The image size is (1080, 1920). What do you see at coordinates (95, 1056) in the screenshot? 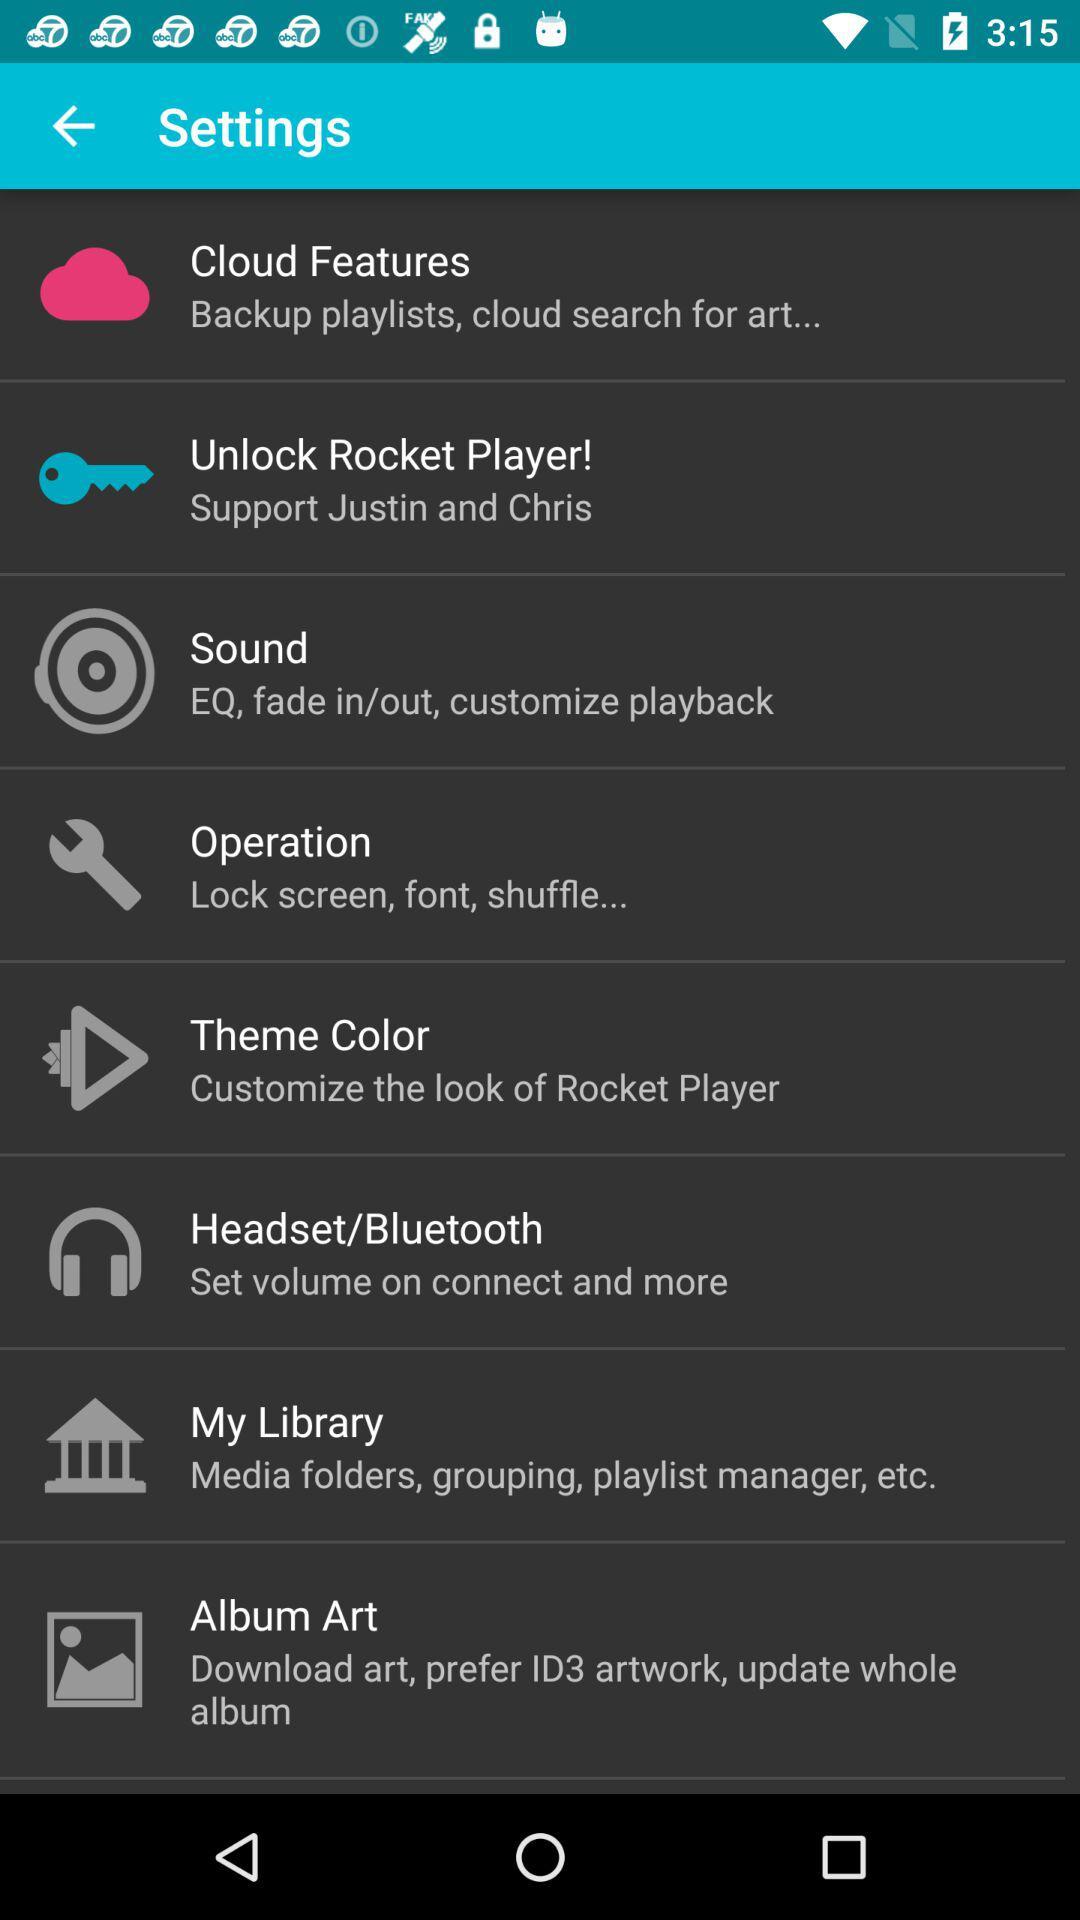
I see `the icon beside theme color` at bounding box center [95, 1056].